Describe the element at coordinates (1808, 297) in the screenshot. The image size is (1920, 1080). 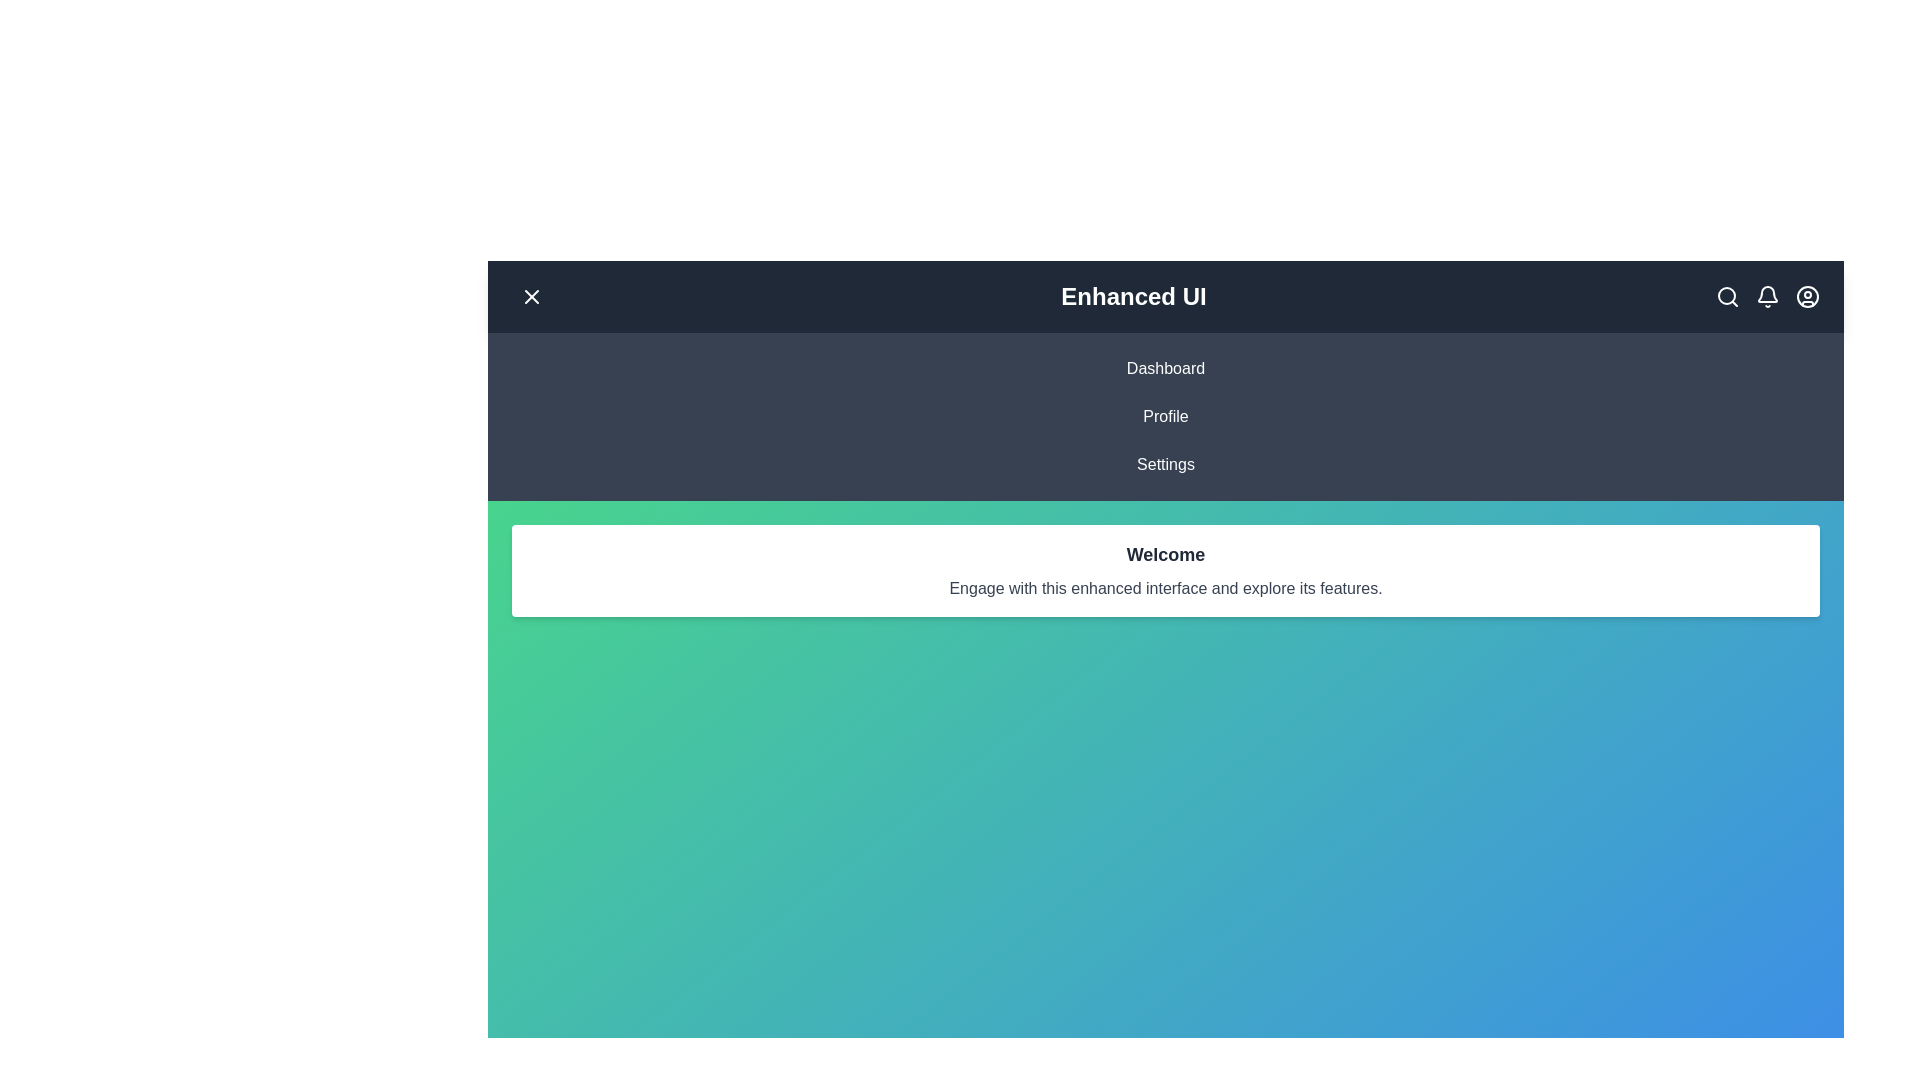
I see `the 'UserCircle' icon to access user profile options` at that location.